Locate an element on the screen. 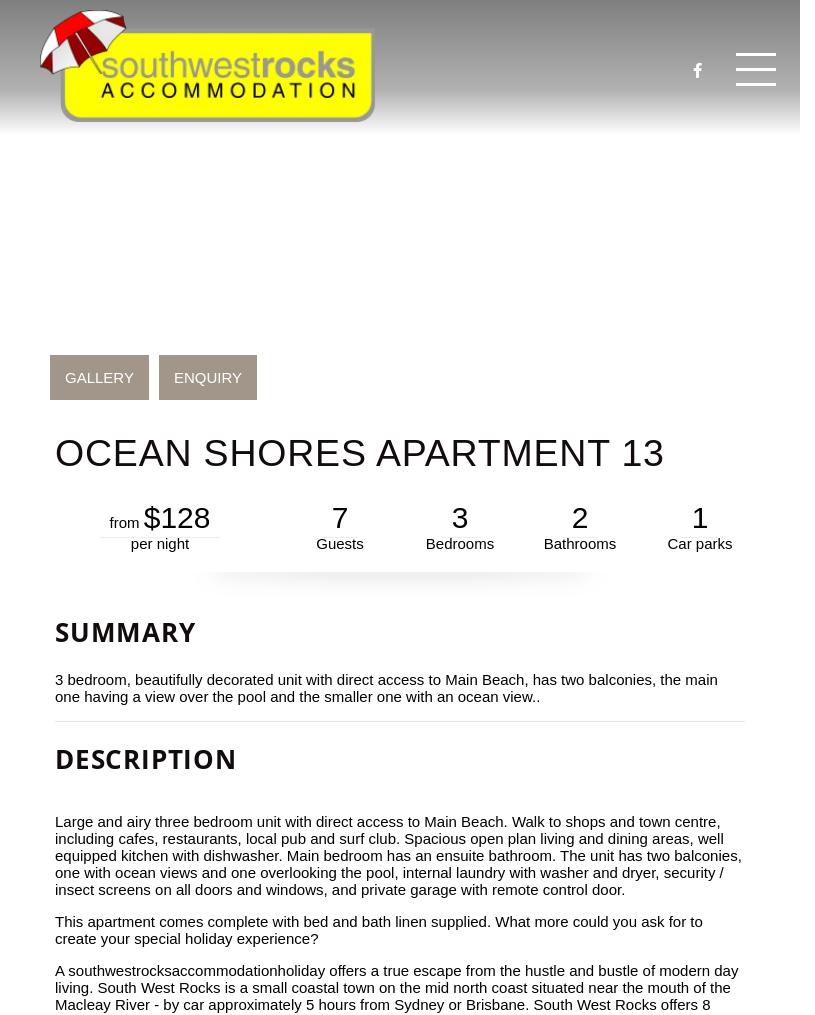 The width and height of the screenshot is (815, 1015). 'Guests' is located at coordinates (338, 543).